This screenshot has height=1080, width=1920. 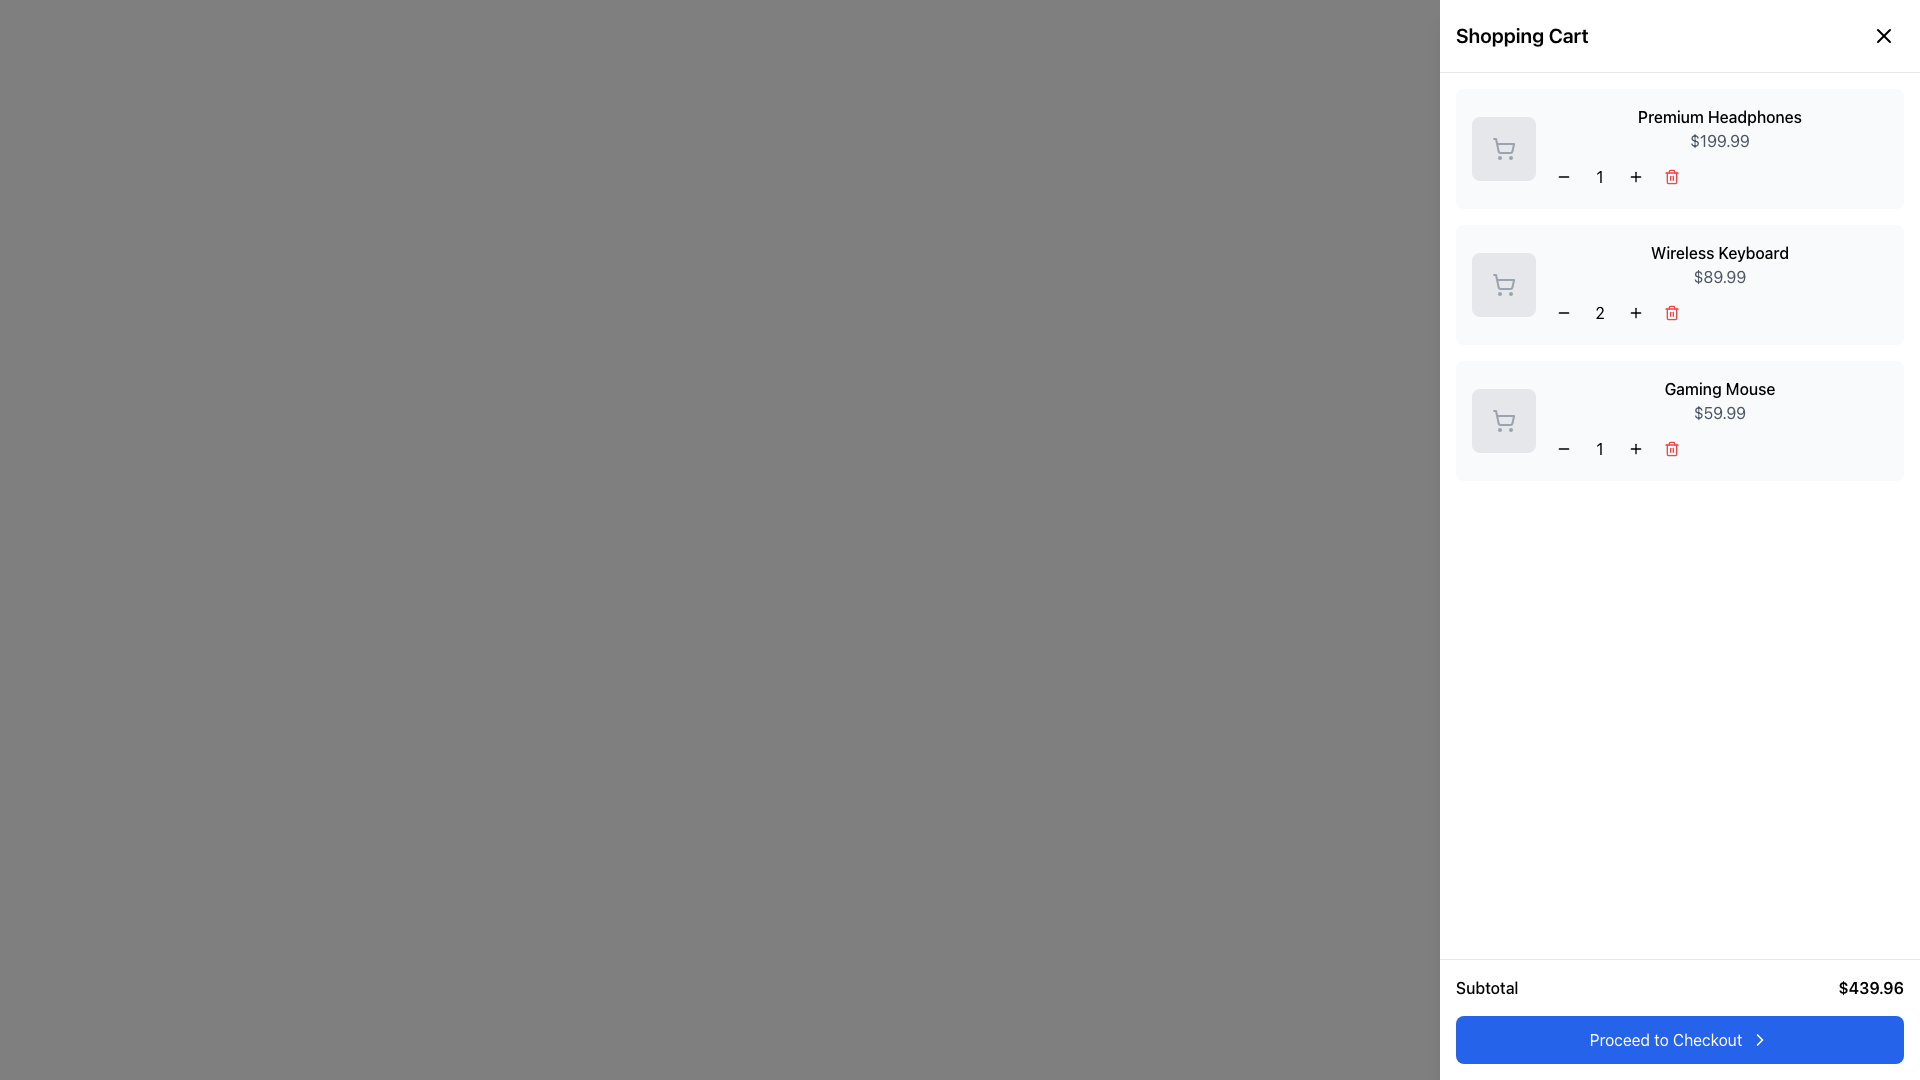 What do you see at coordinates (1671, 312) in the screenshot?
I see `the red trash bin icon button located on the right side of the 'Wireless Keyboard' item in the shopping cart` at bounding box center [1671, 312].